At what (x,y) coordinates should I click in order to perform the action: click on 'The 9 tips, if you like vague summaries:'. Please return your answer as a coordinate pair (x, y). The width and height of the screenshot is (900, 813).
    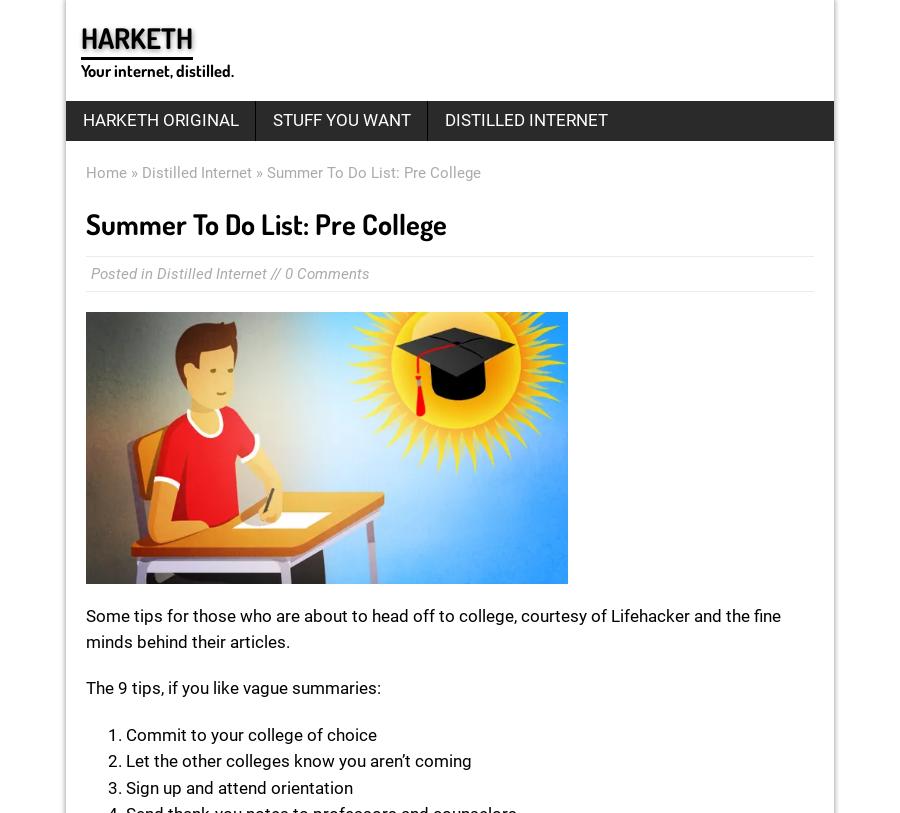
    Looking at the image, I should click on (232, 688).